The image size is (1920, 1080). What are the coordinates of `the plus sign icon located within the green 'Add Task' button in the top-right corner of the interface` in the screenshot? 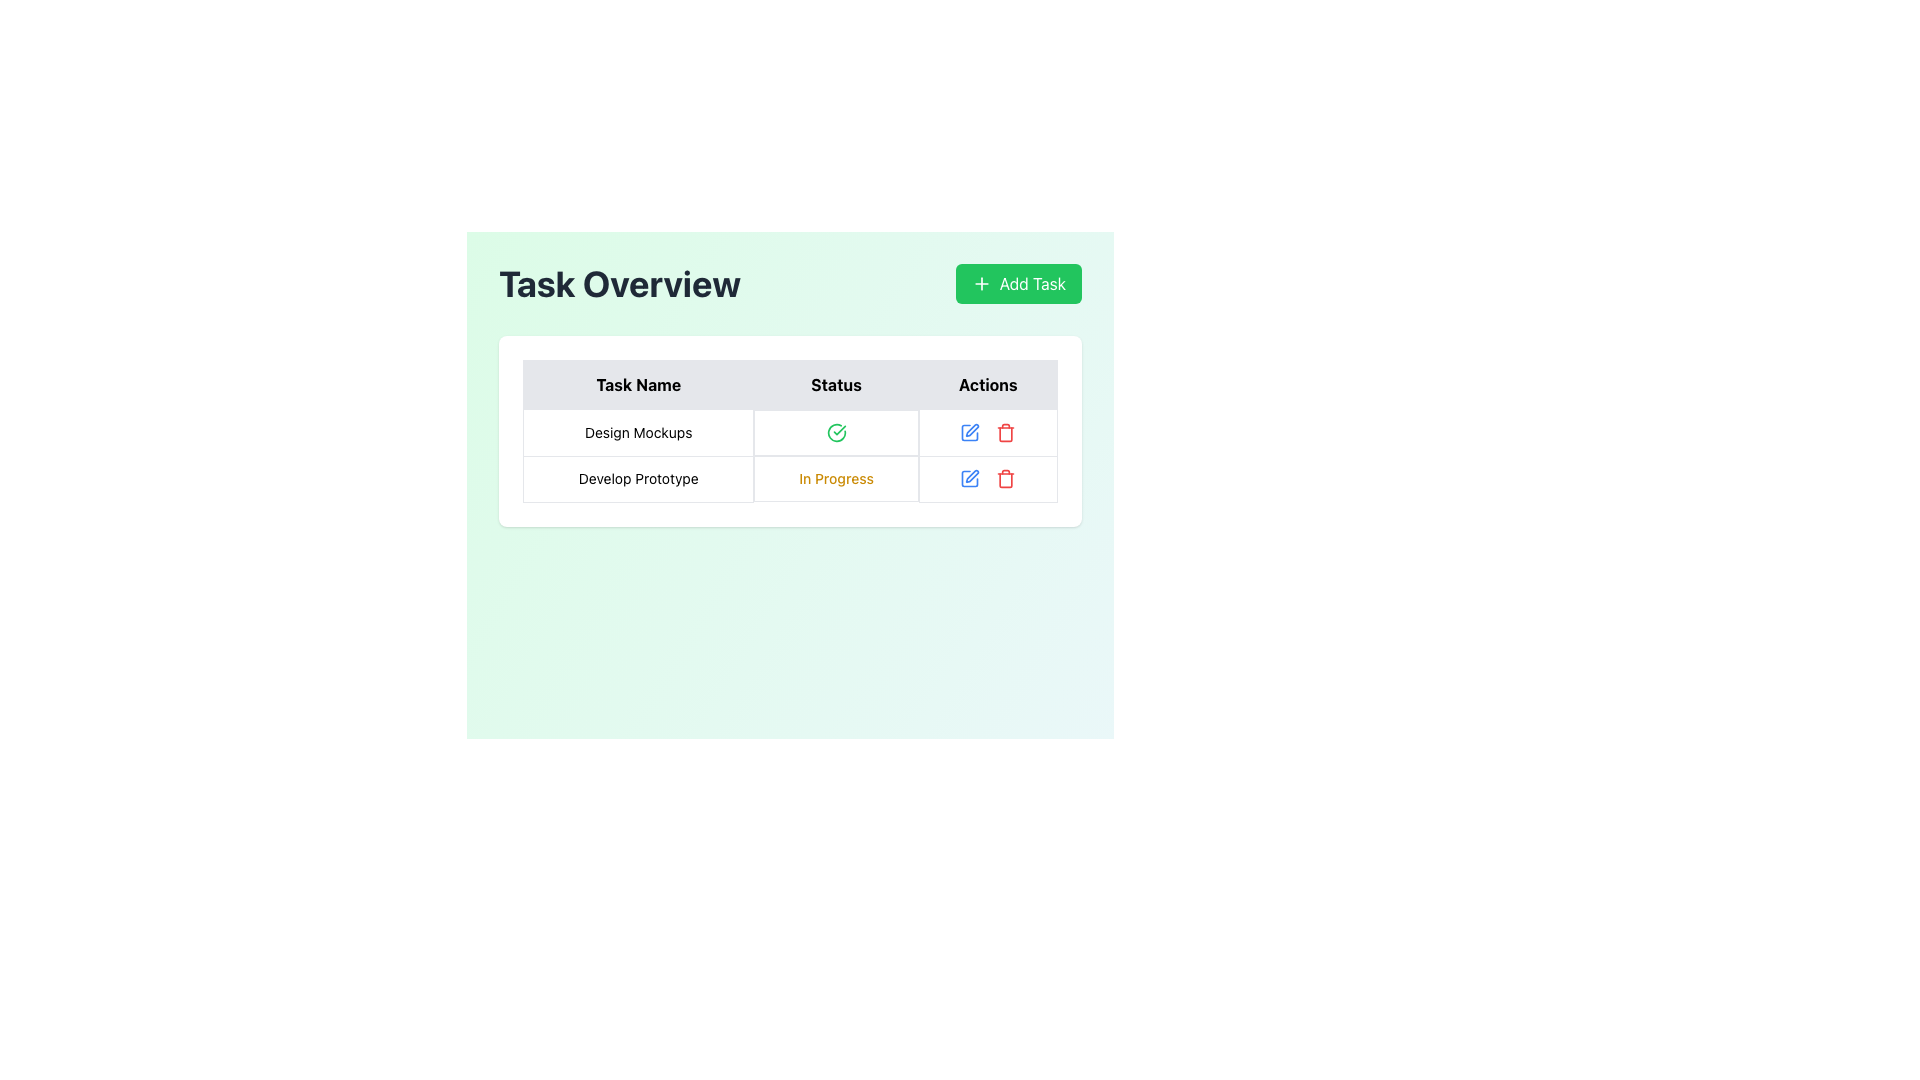 It's located at (981, 284).